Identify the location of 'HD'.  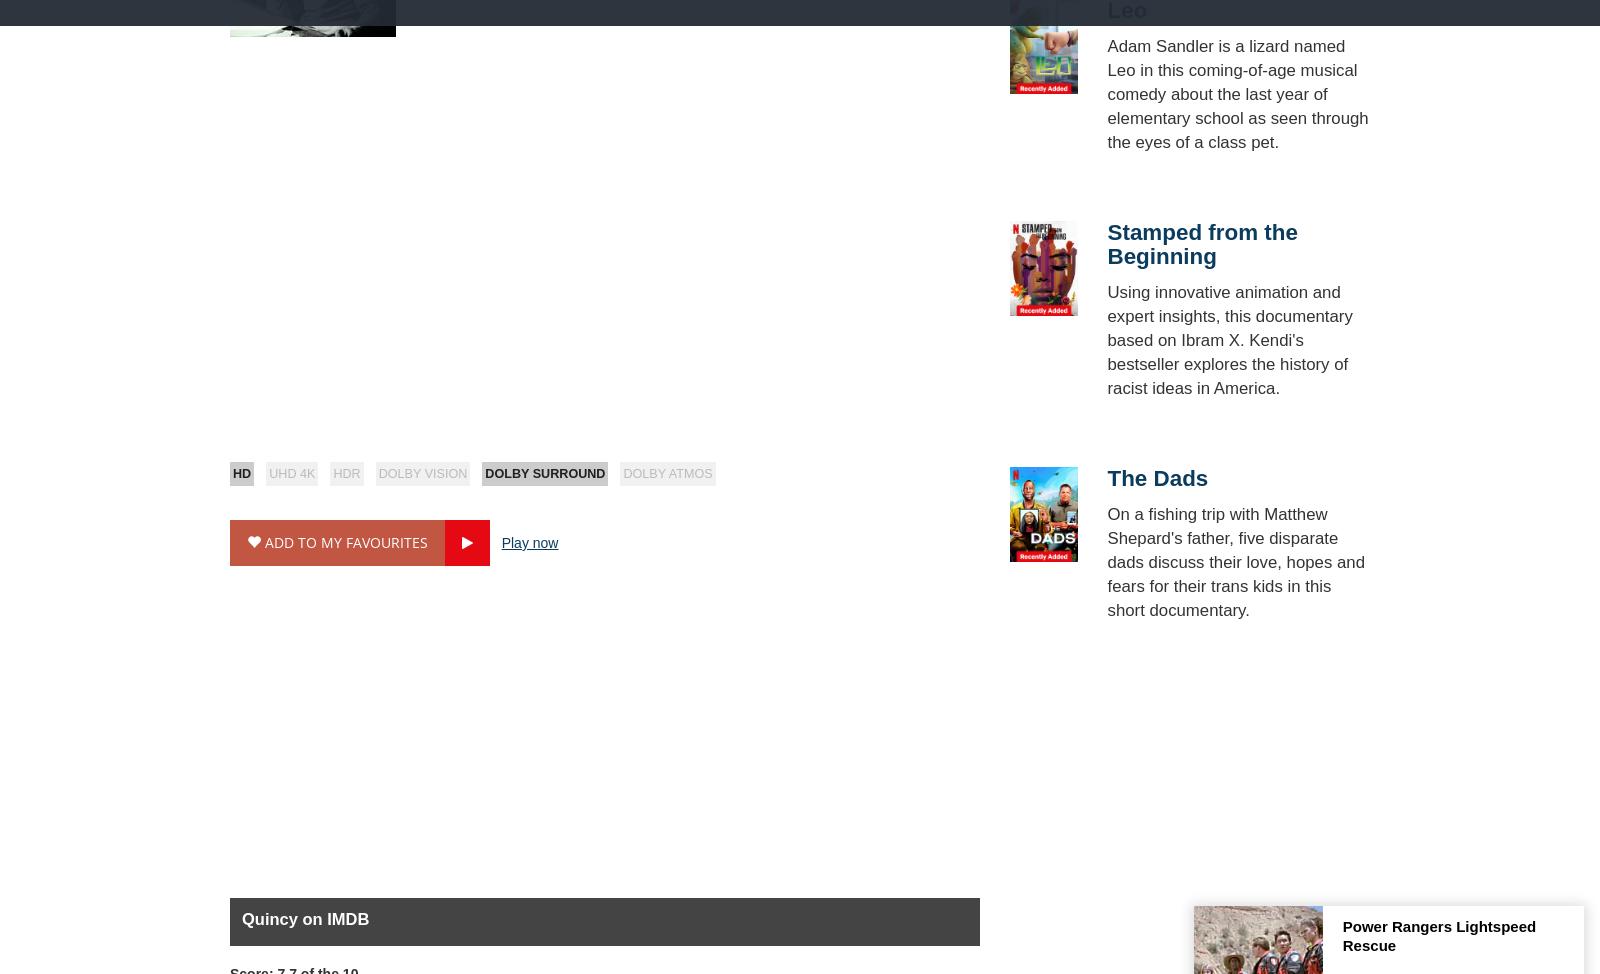
(241, 473).